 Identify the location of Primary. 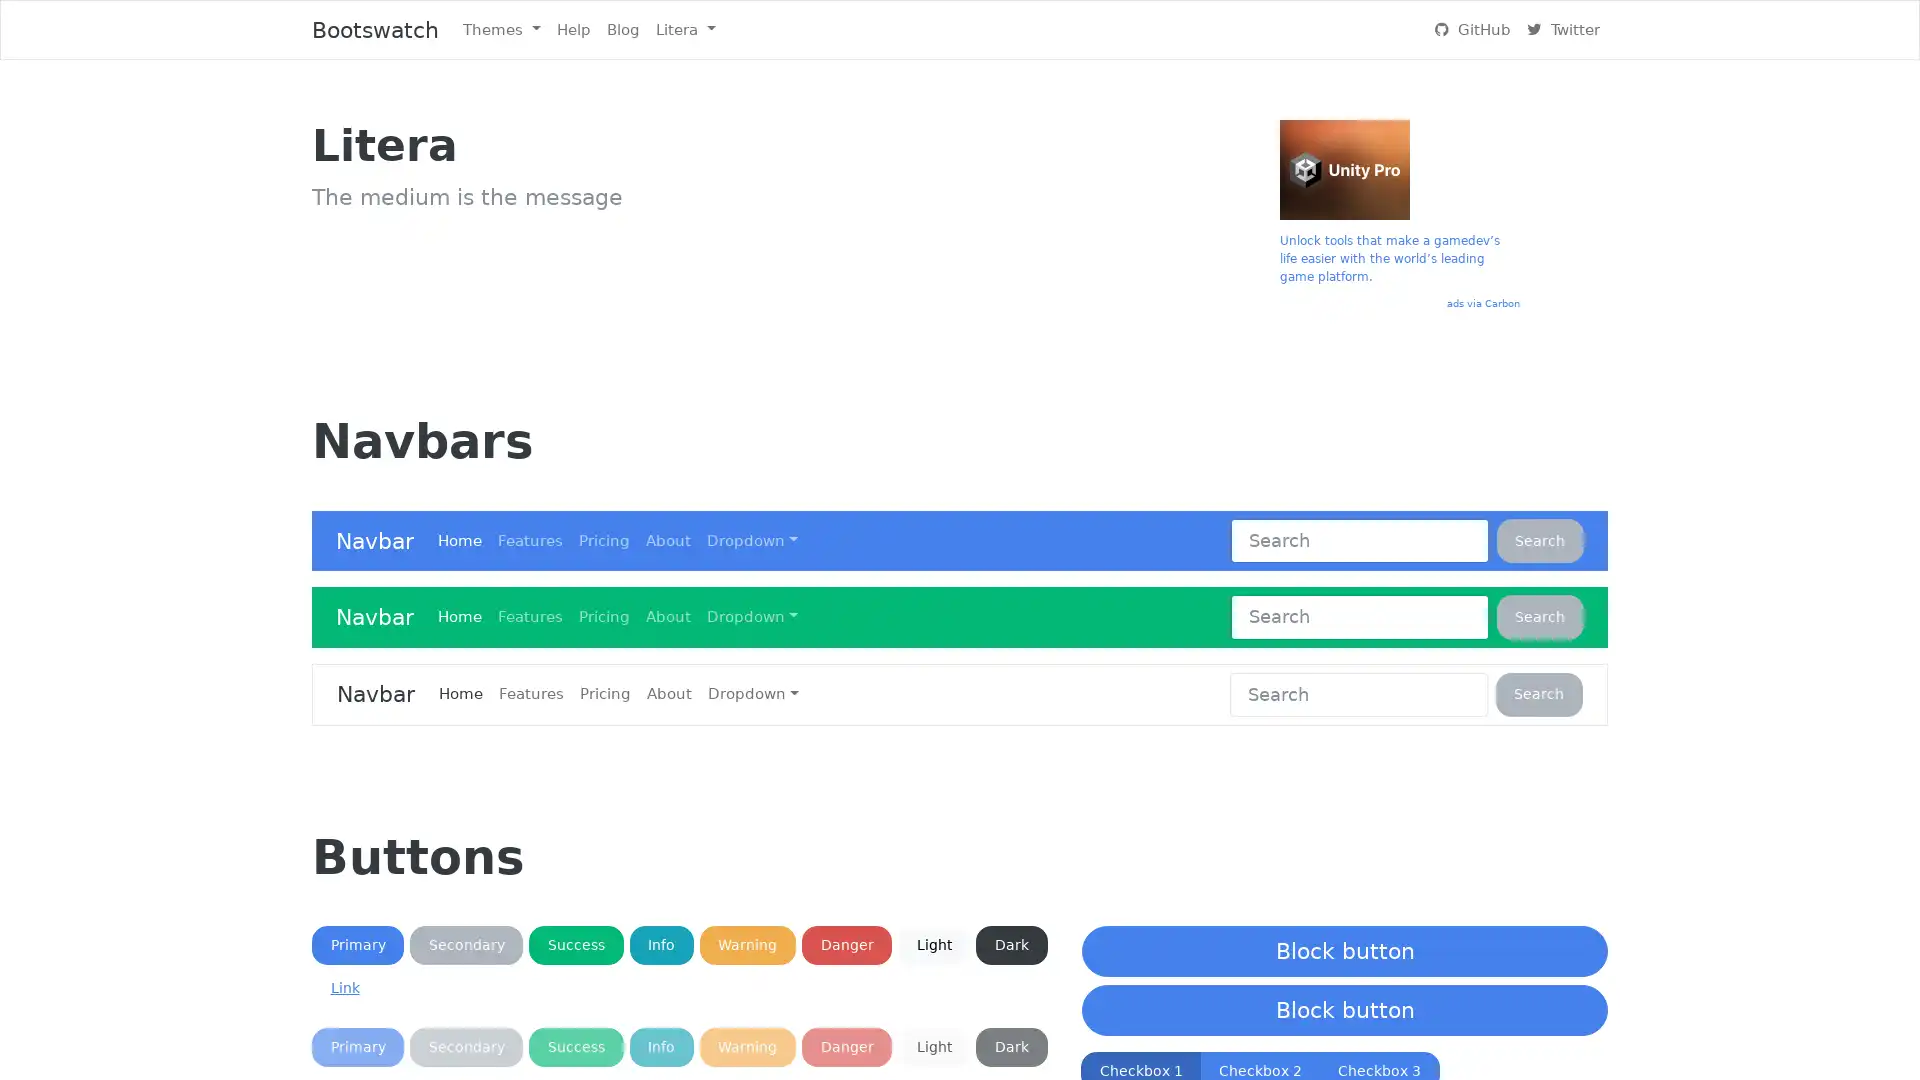
(358, 1046).